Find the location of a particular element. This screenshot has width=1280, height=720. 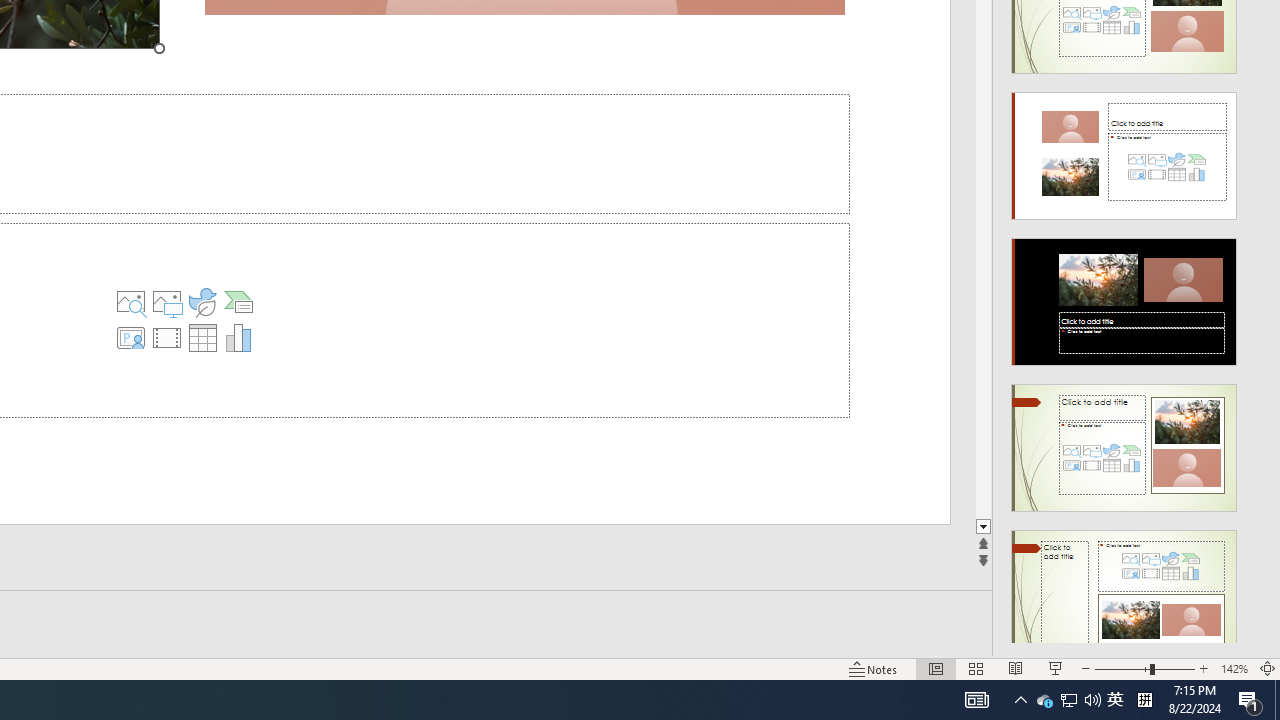

'Insert Table' is located at coordinates (202, 337).